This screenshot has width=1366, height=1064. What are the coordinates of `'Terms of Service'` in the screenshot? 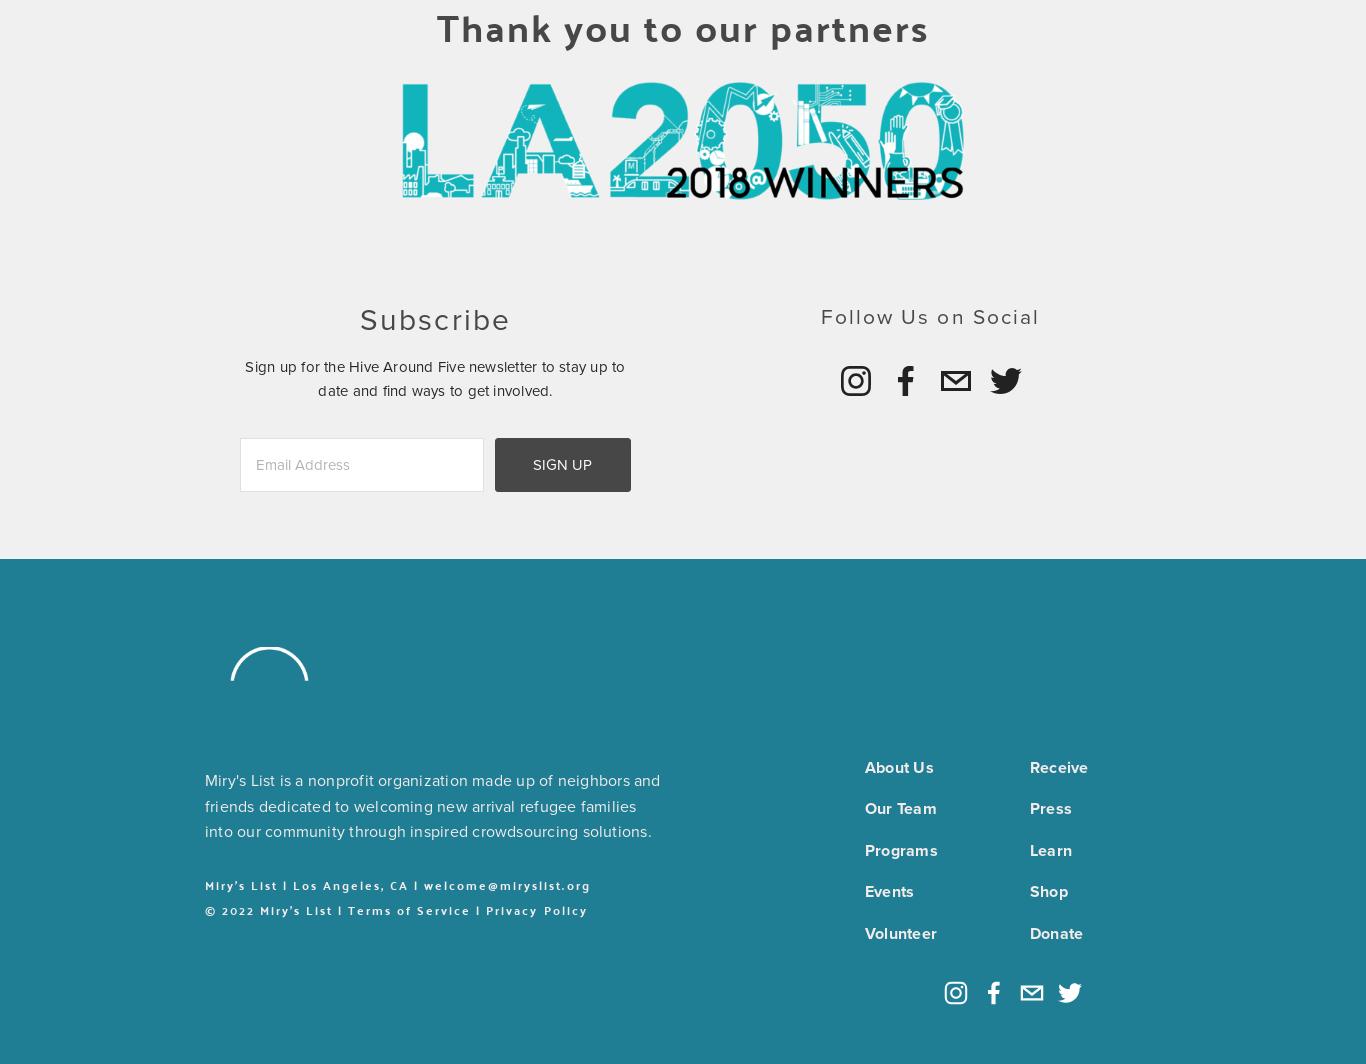 It's located at (408, 910).